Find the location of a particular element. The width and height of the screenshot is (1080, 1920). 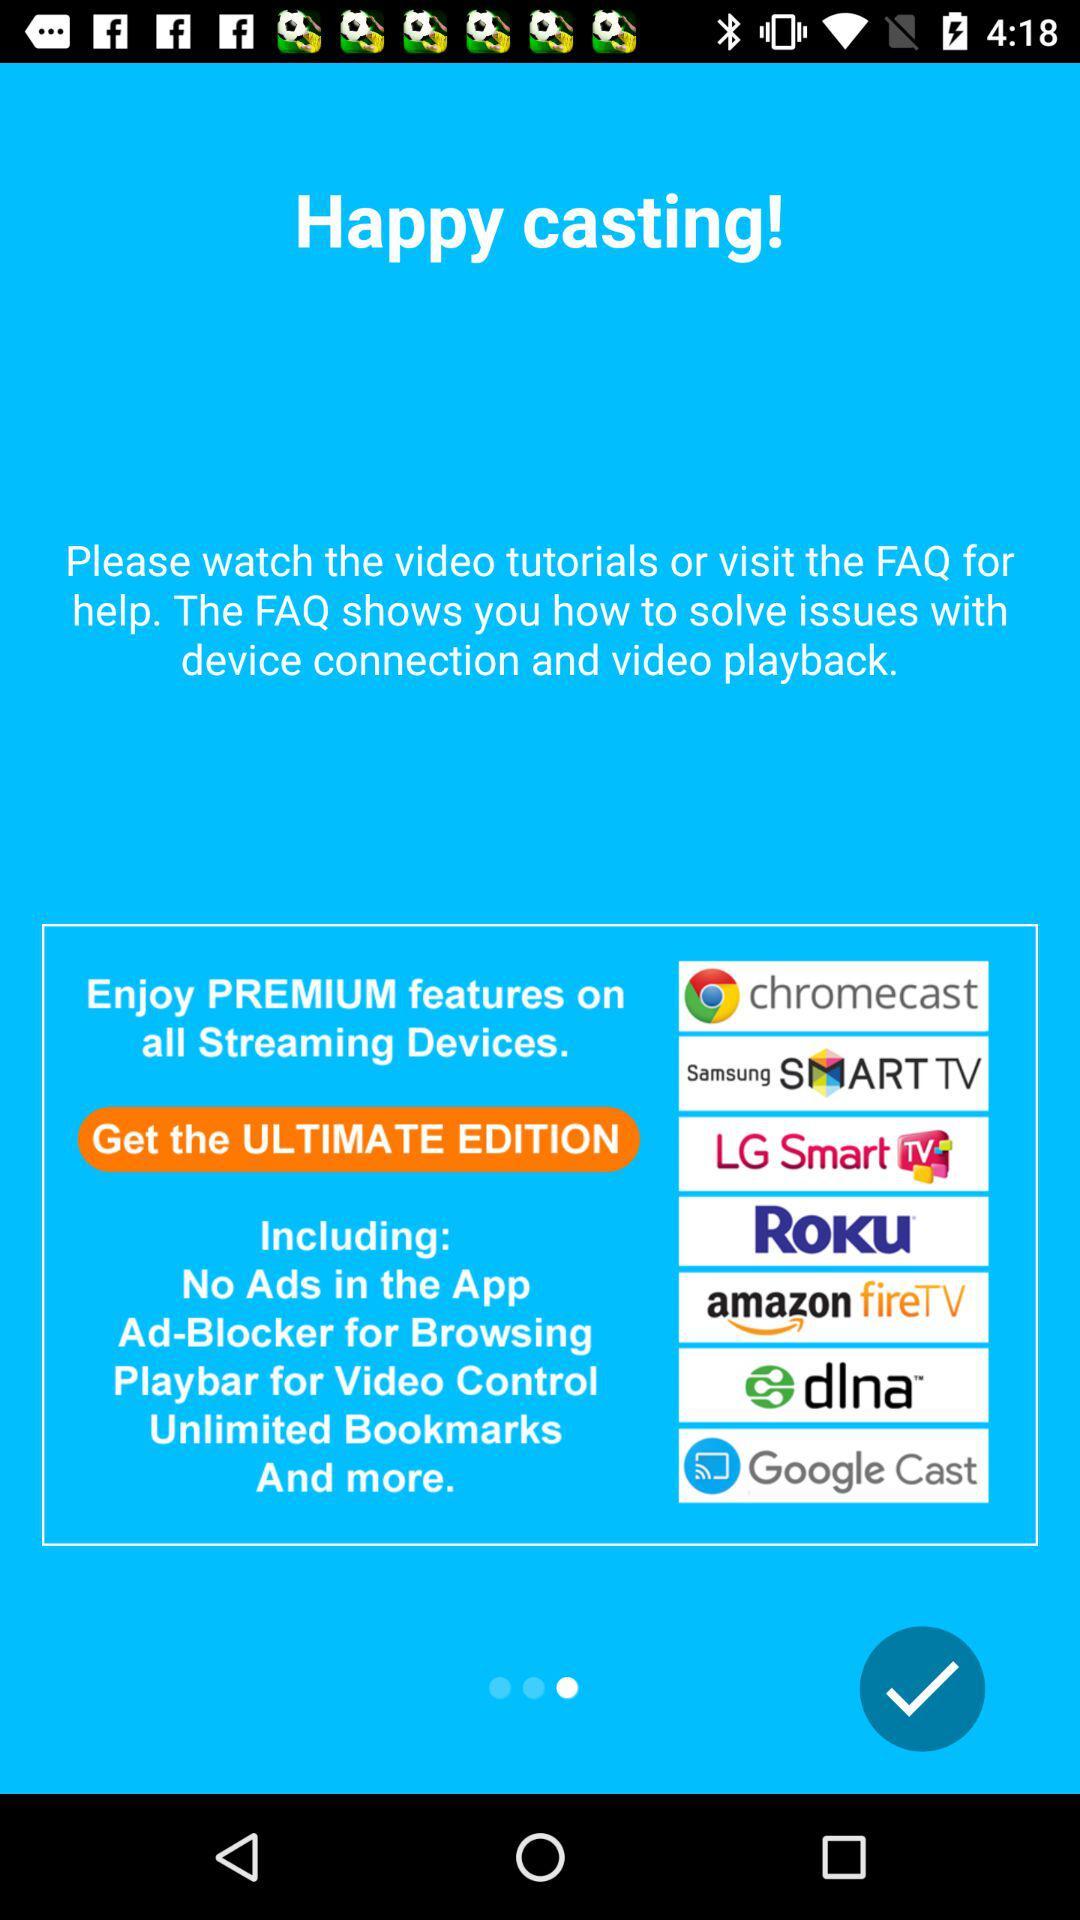

confirm option is located at coordinates (922, 1688).